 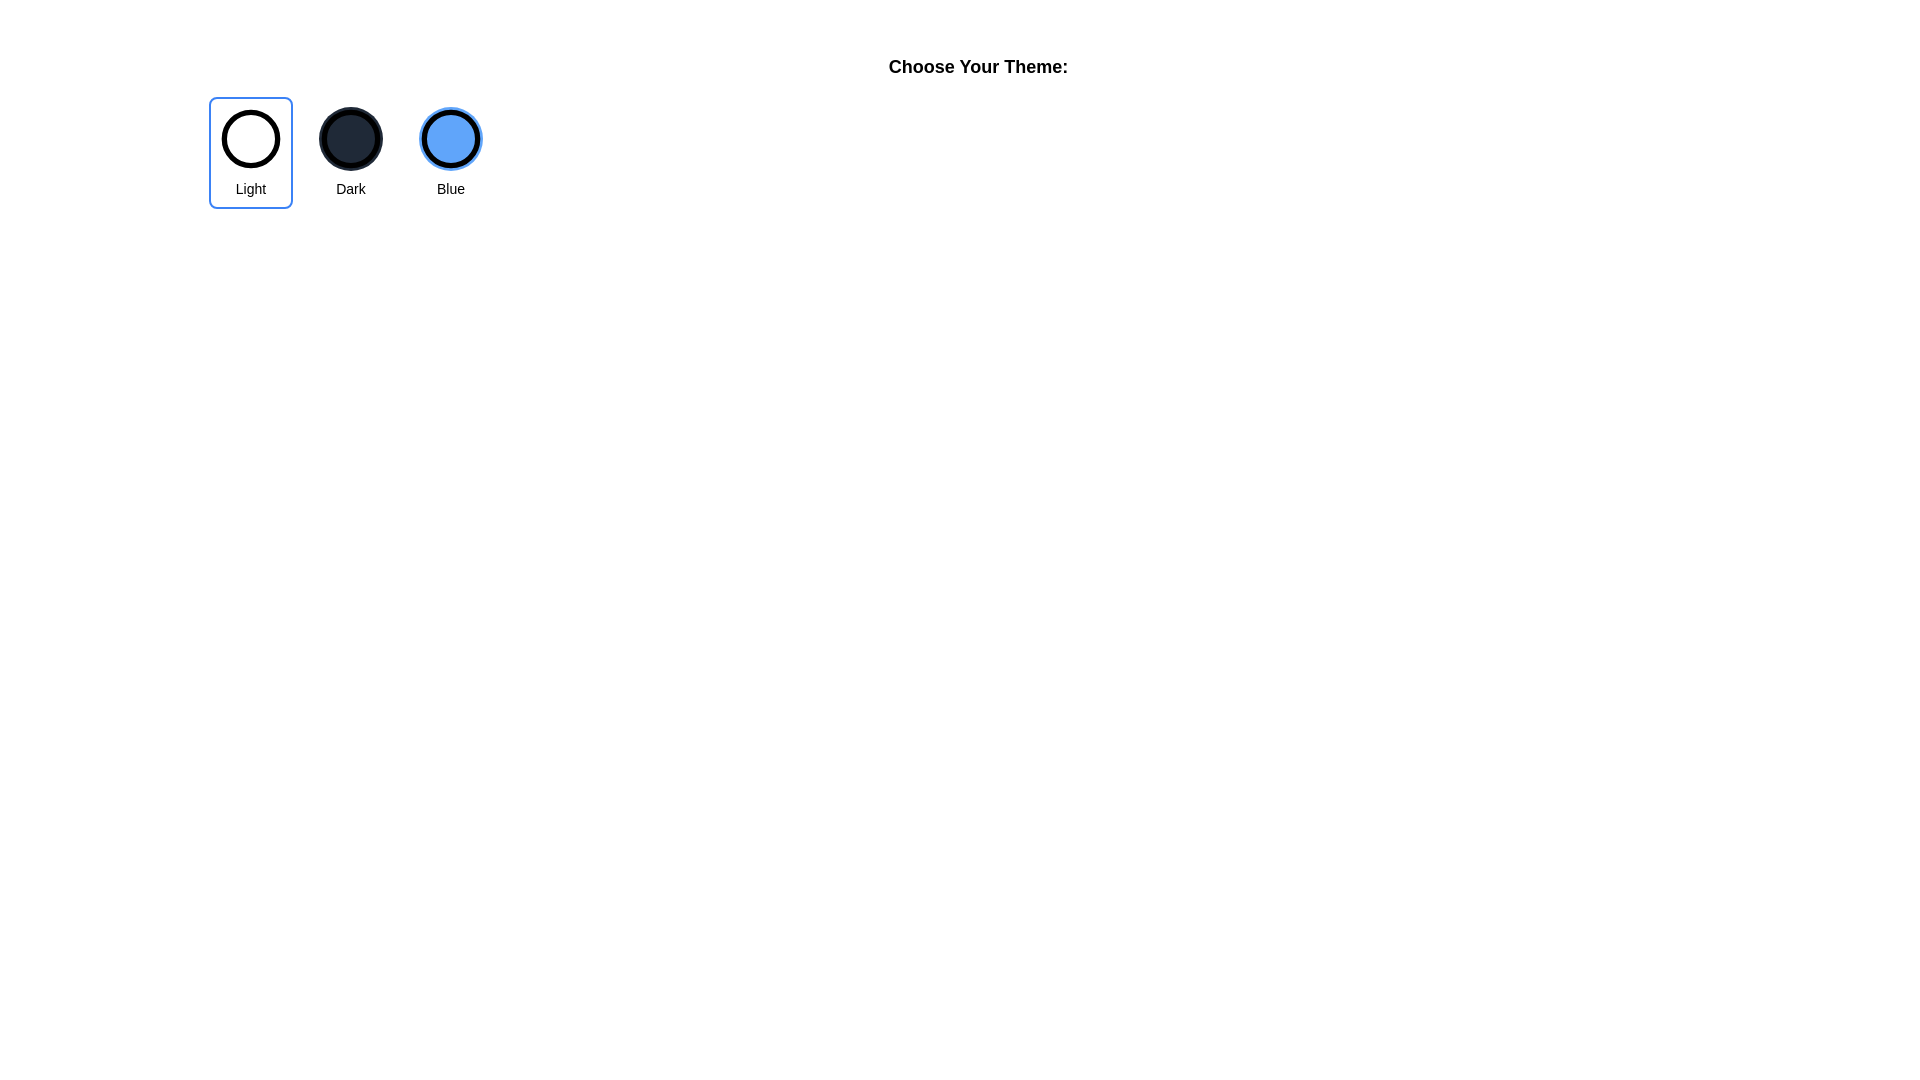 I want to click on the circular SVG graphic element styled as a selectable button for the 'Dark' theme option, so click(x=350, y=137).